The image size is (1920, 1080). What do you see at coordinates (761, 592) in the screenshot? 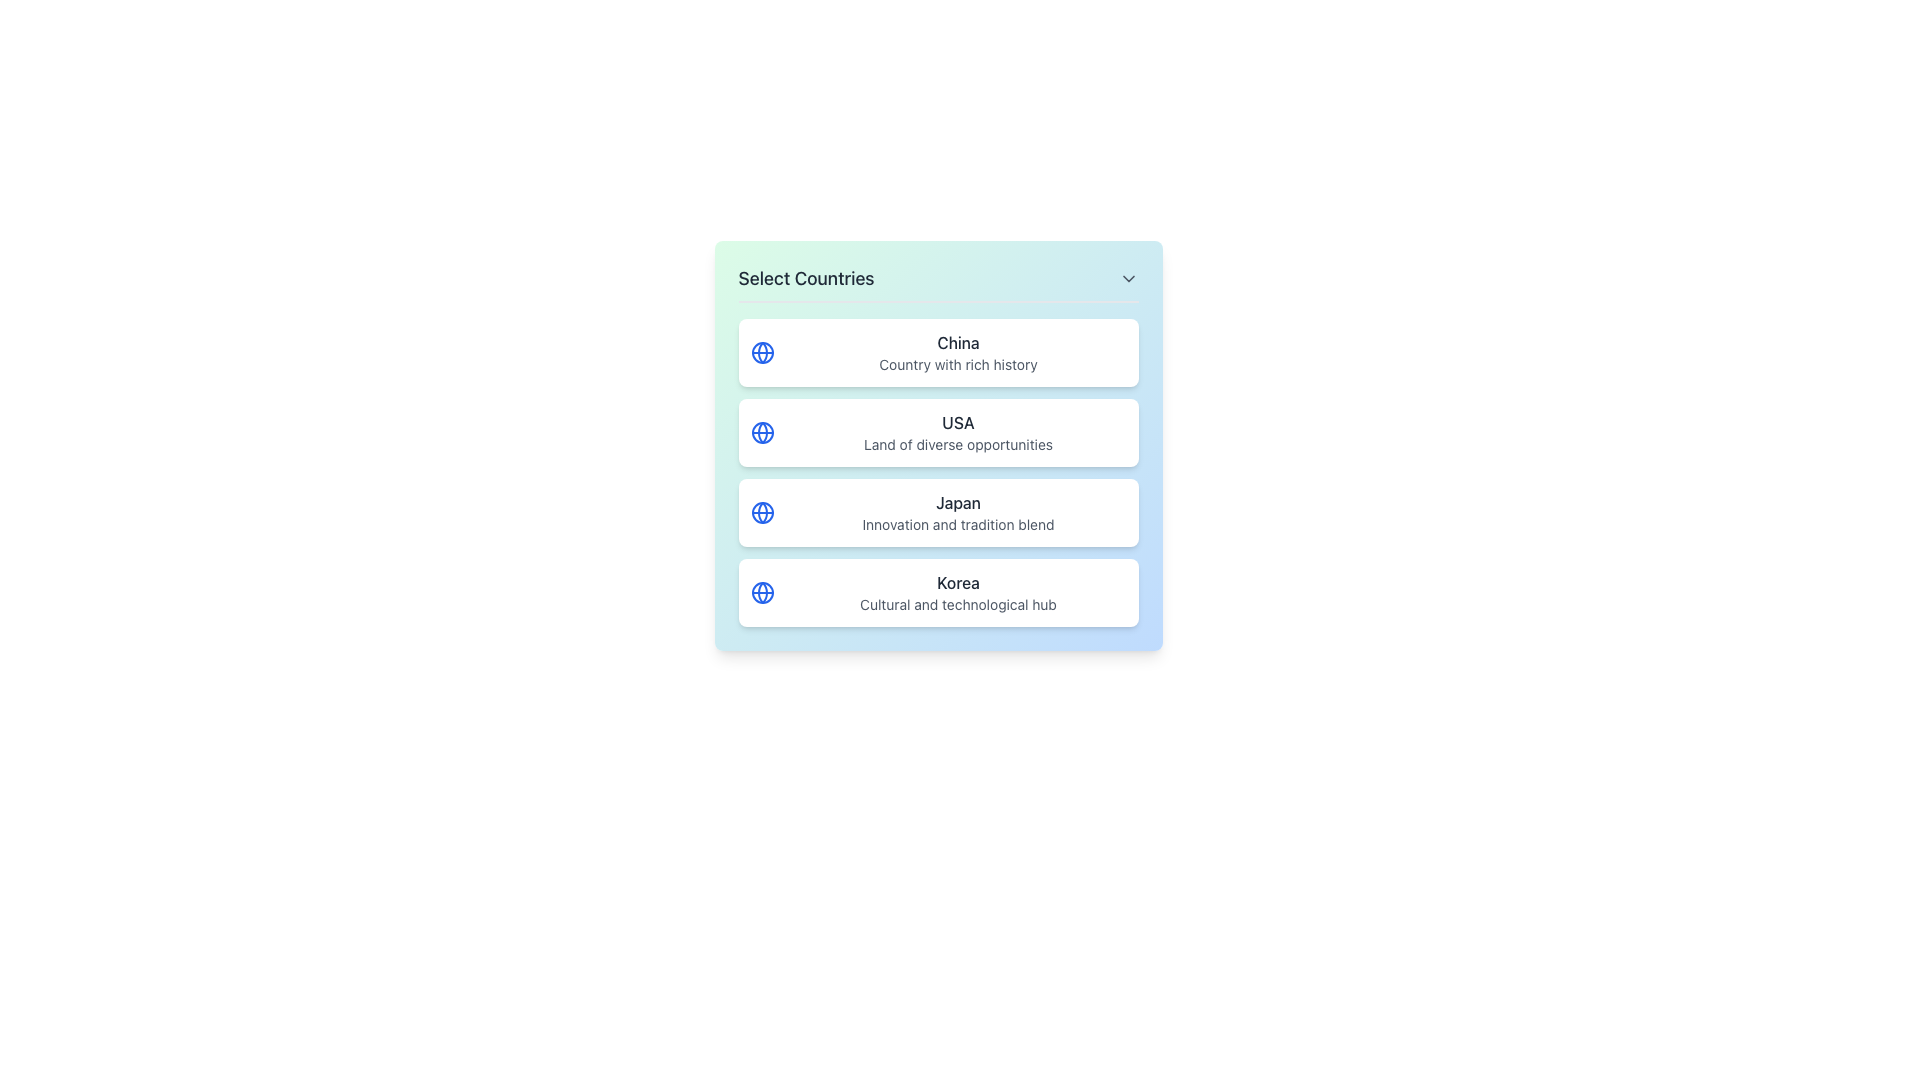
I see `the circular blue outline within the globe icon associated with the first item in the list for 'China'` at bounding box center [761, 592].